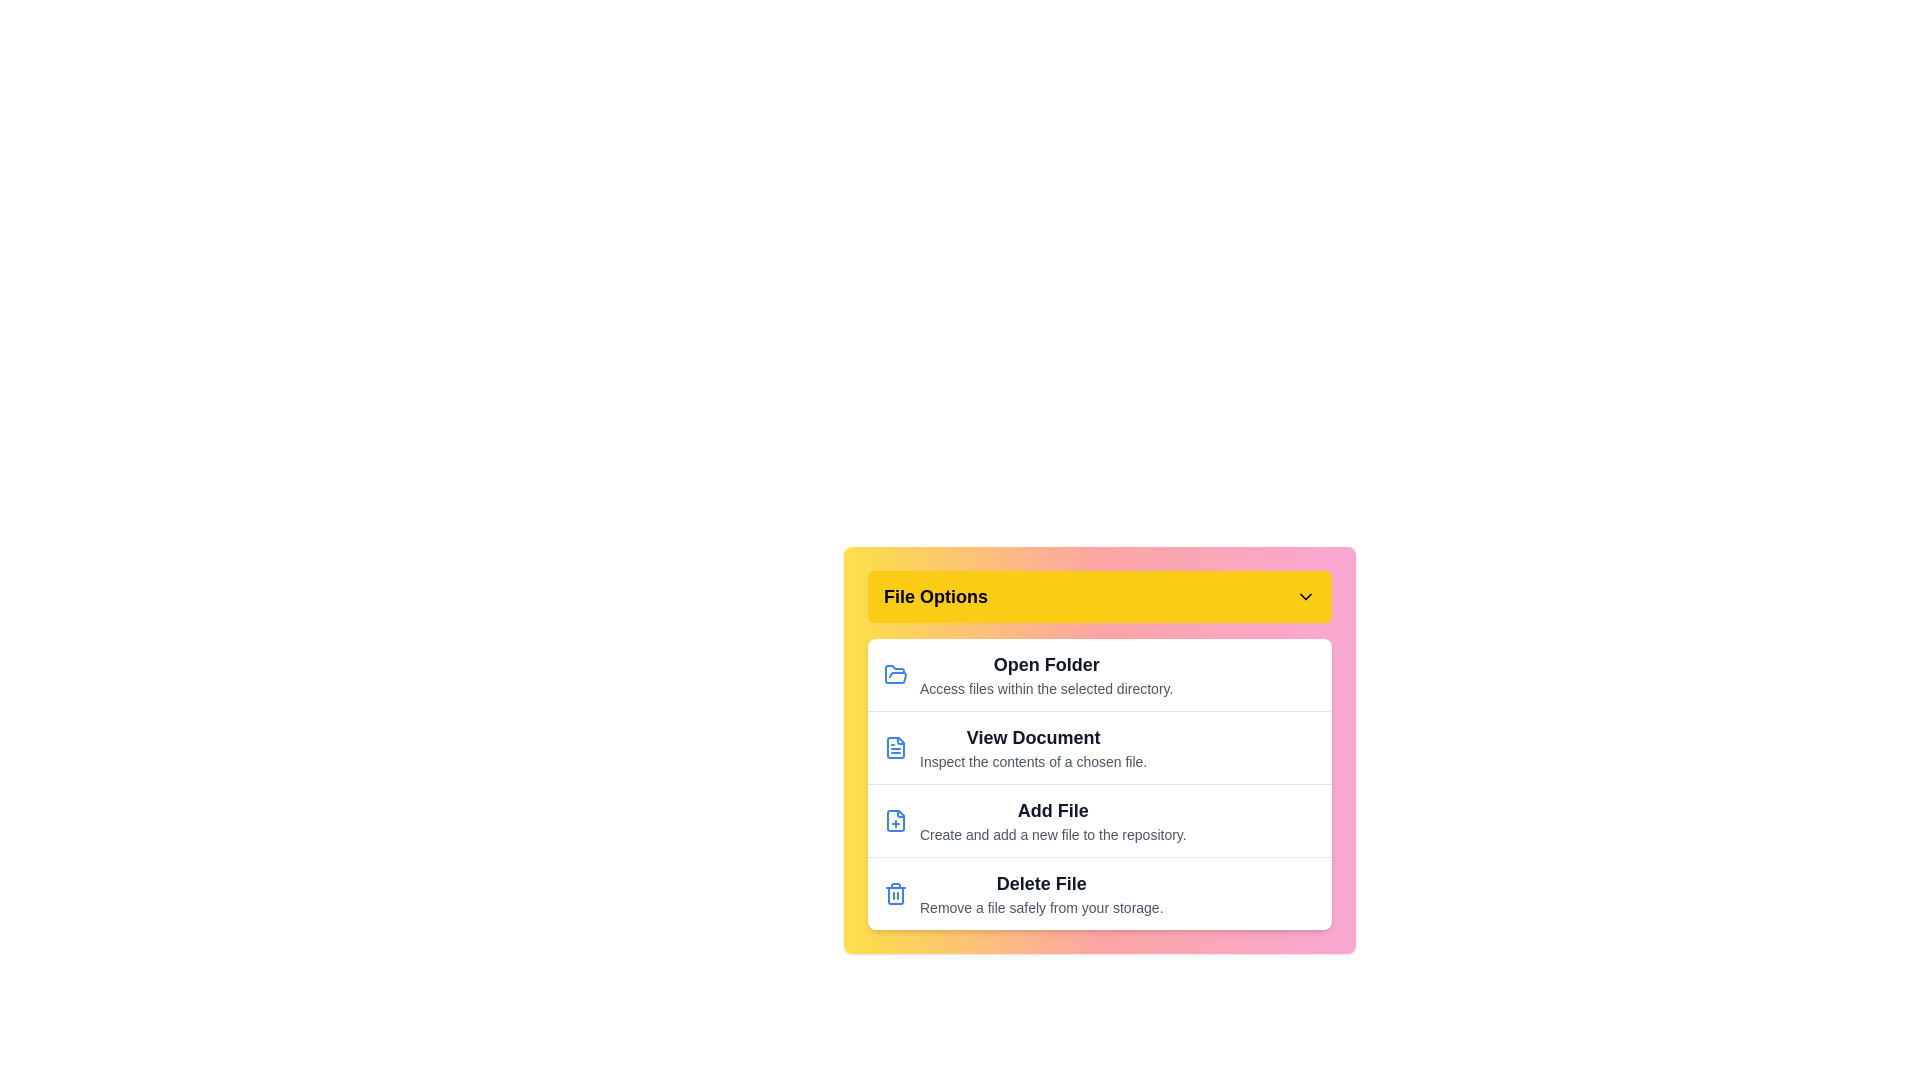  Describe the element at coordinates (1052, 810) in the screenshot. I see `the text label that describes the action to add a new file to the repository, located between 'View Document' and 'Delete File' menu options` at that location.